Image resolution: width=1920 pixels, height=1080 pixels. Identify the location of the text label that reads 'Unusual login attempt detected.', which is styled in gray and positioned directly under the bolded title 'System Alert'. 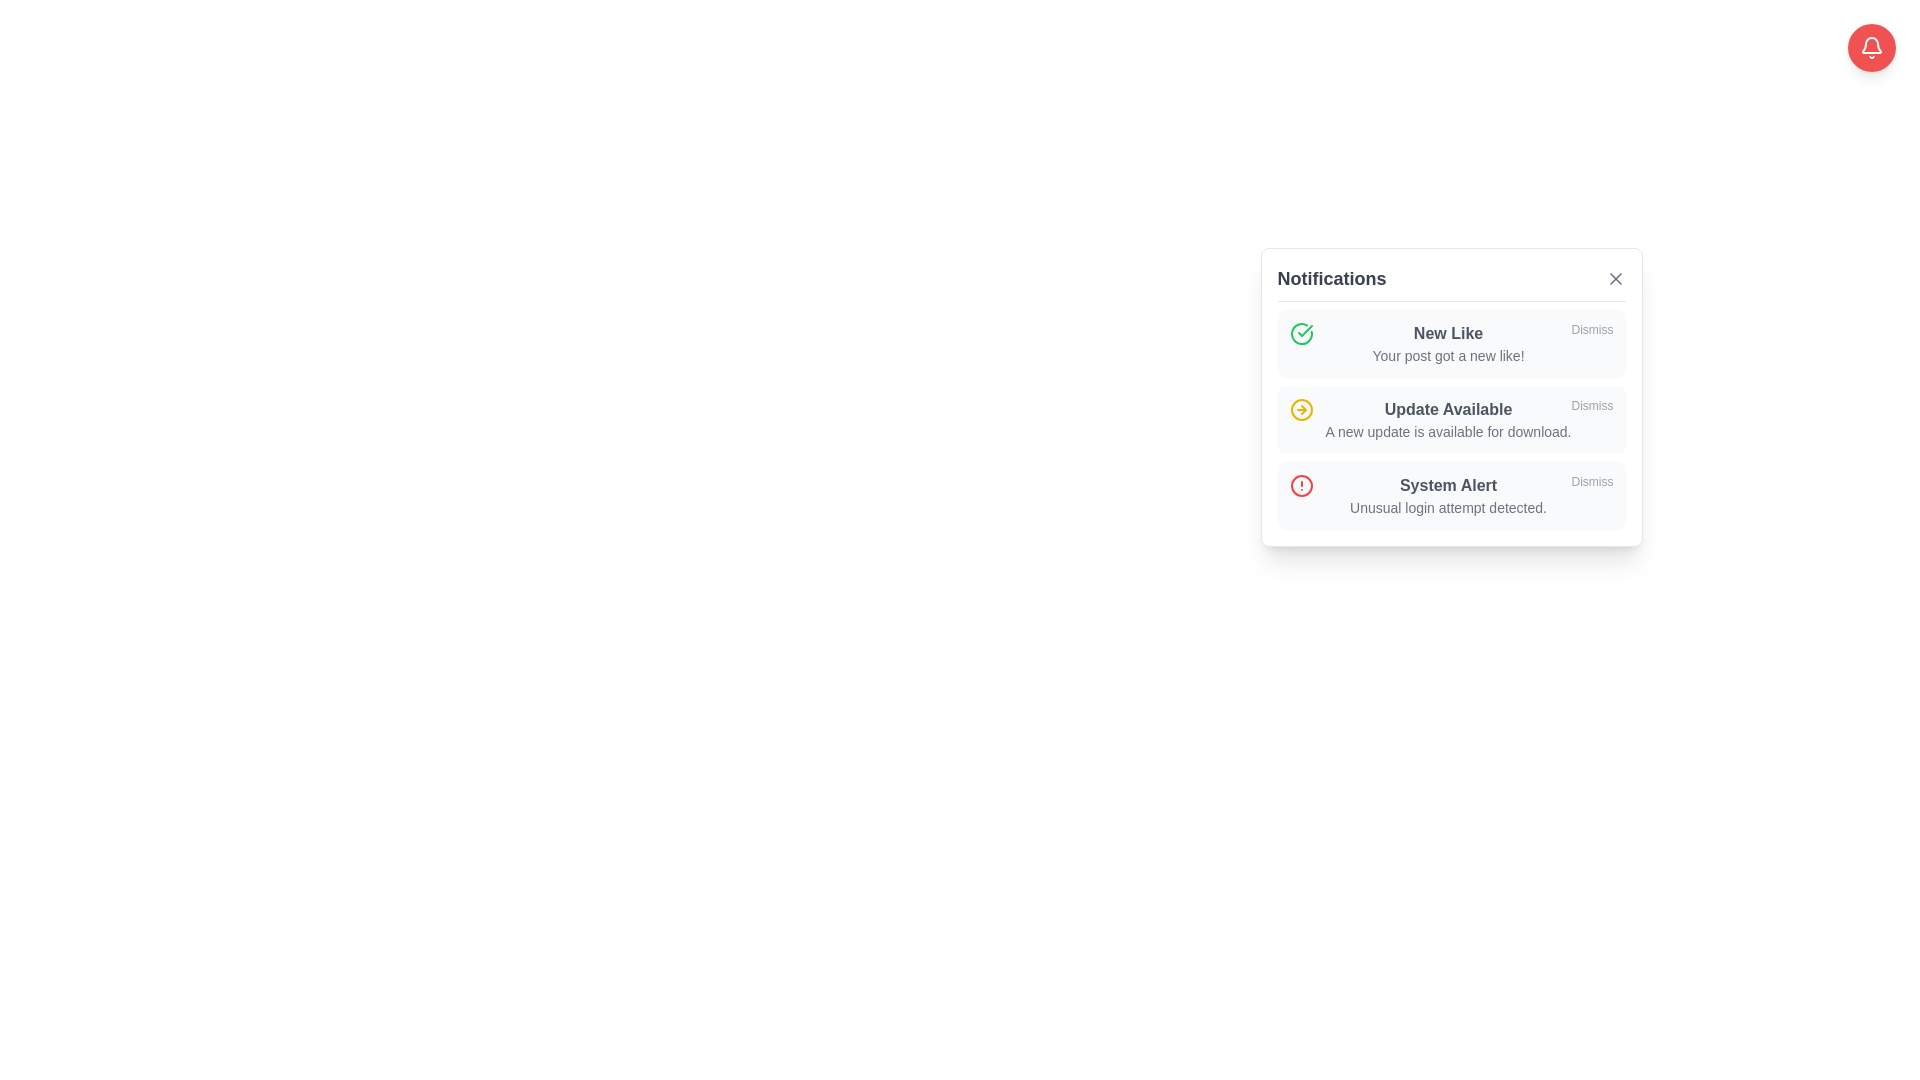
(1448, 507).